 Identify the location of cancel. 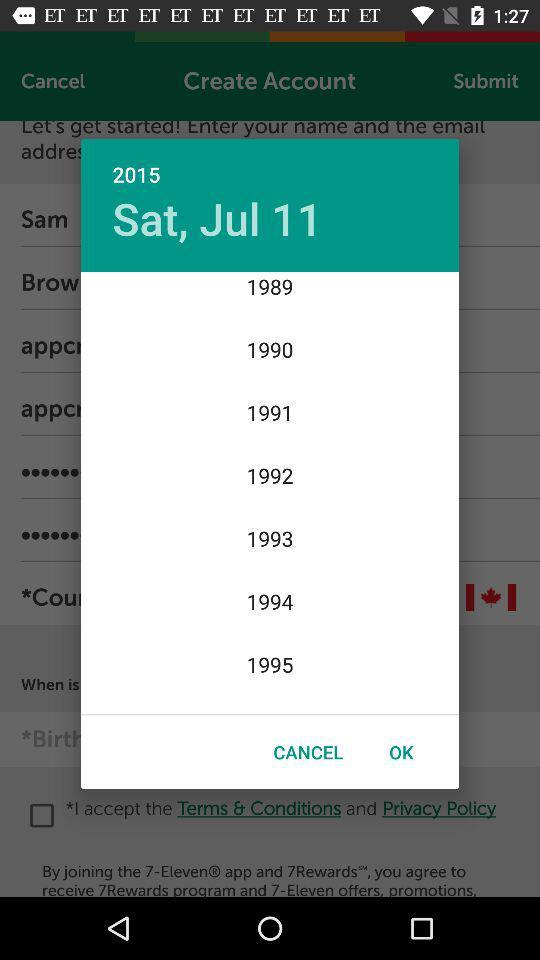
(308, 751).